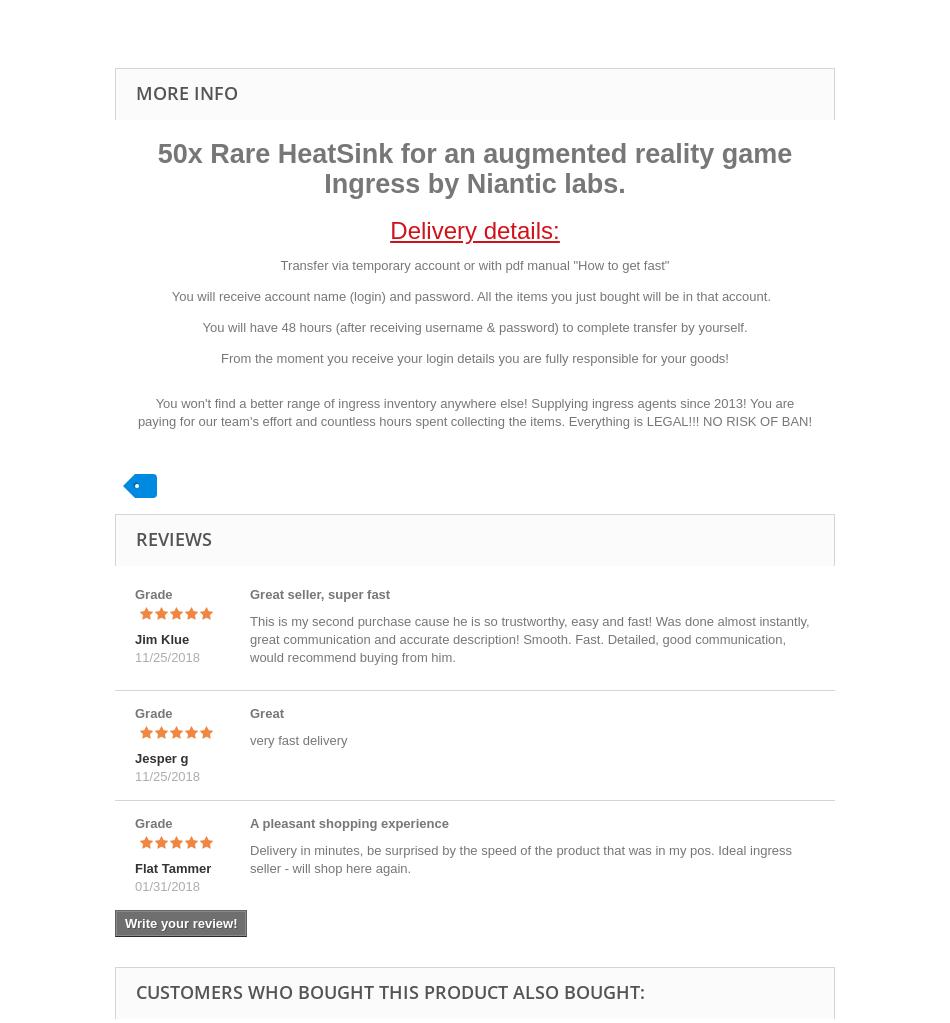 Image resolution: width=950 pixels, height=1023 pixels. I want to click on '50x Rare HeatSink for an augmented reality game Ingress by Niantic labs.', so click(473, 168).